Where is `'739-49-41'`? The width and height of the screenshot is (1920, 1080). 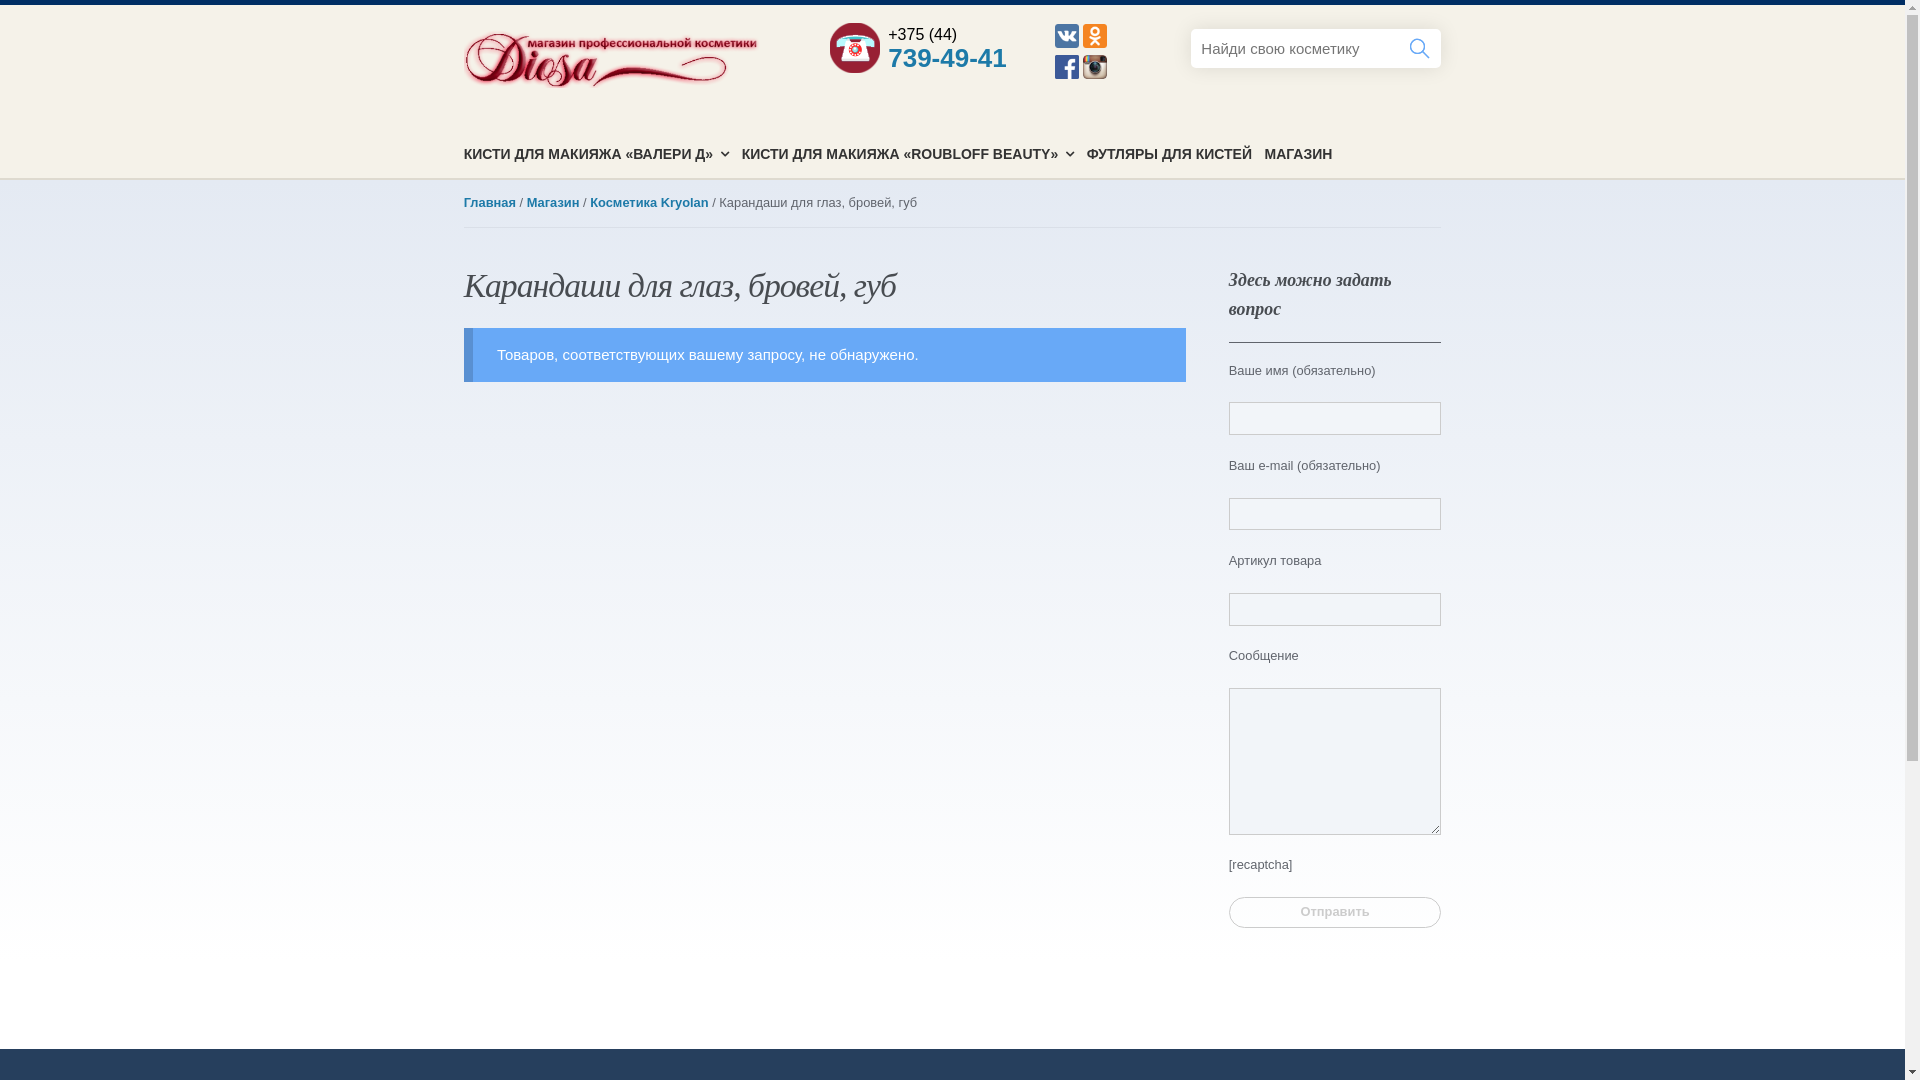
'739-49-41' is located at coordinates (946, 56).